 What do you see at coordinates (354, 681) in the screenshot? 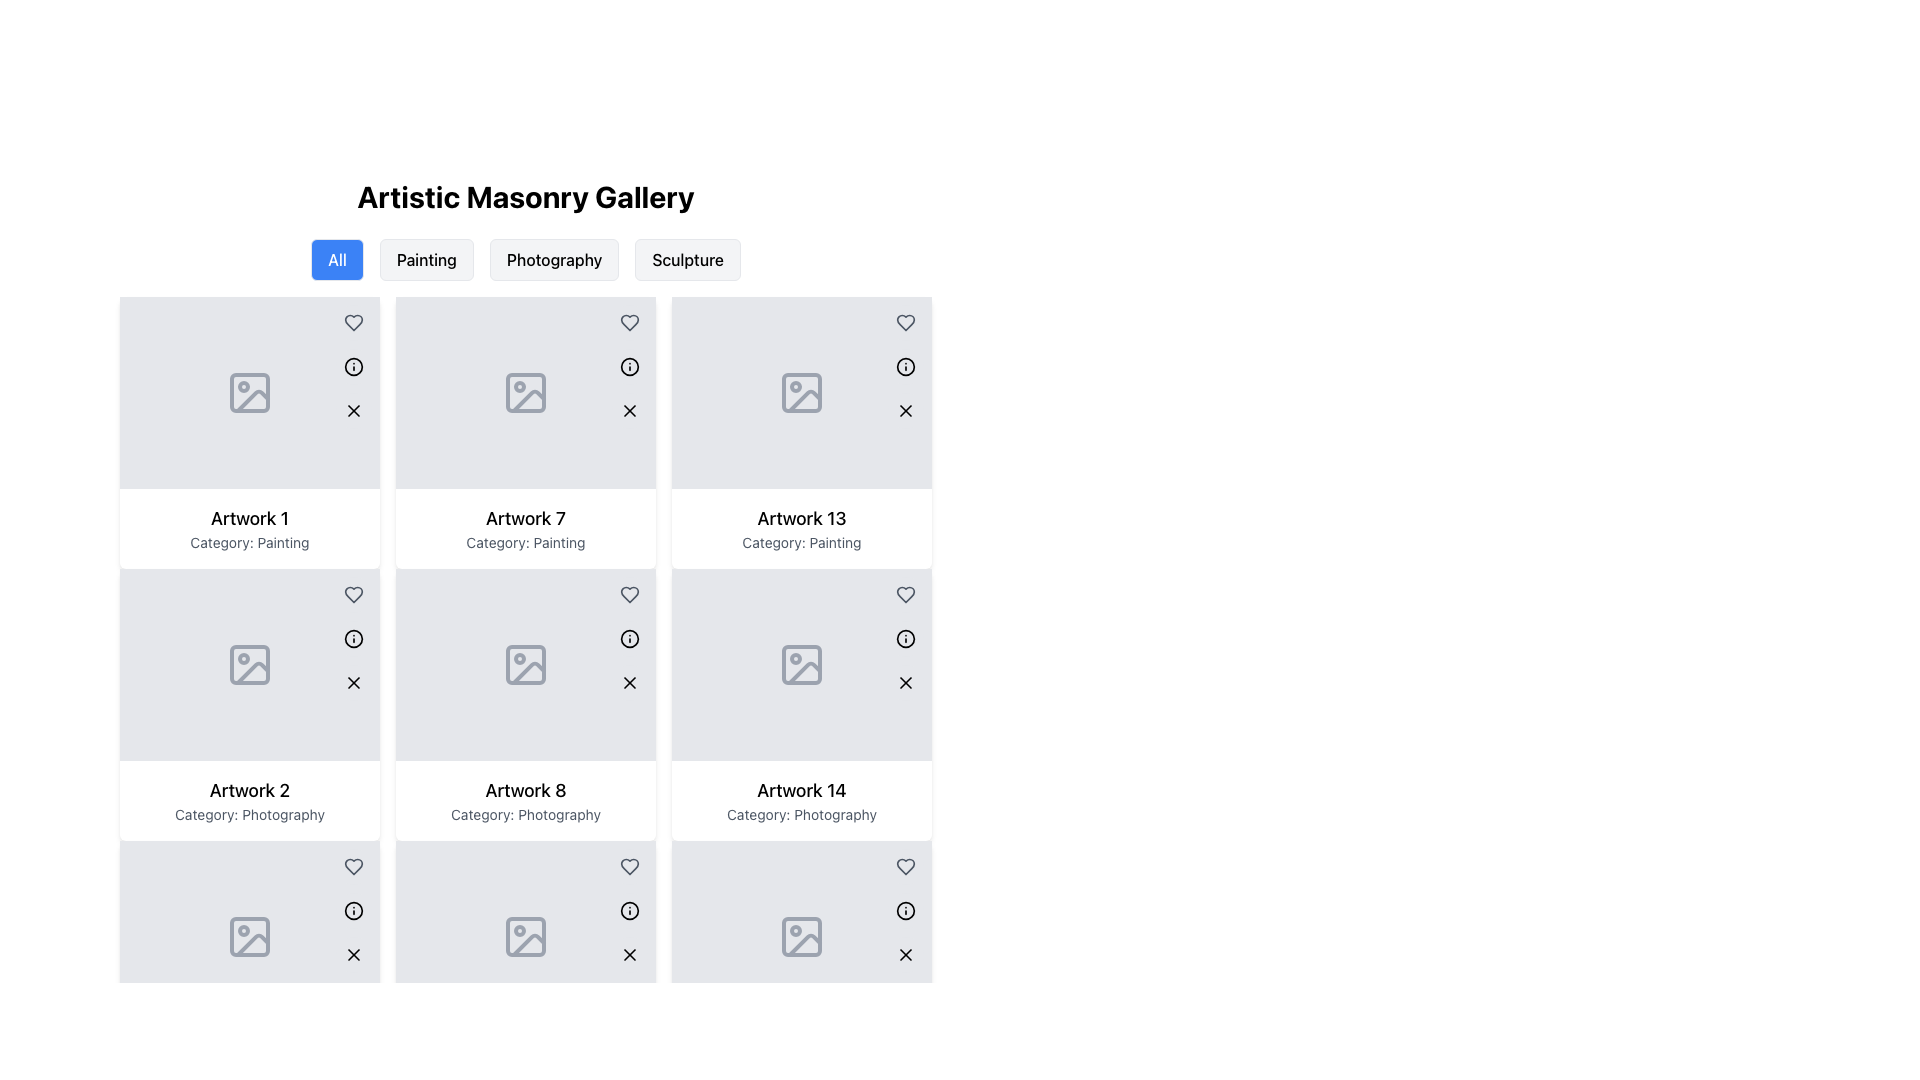
I see `the third button in the vertical stack located in the top-right corner of the artwork card` at bounding box center [354, 681].